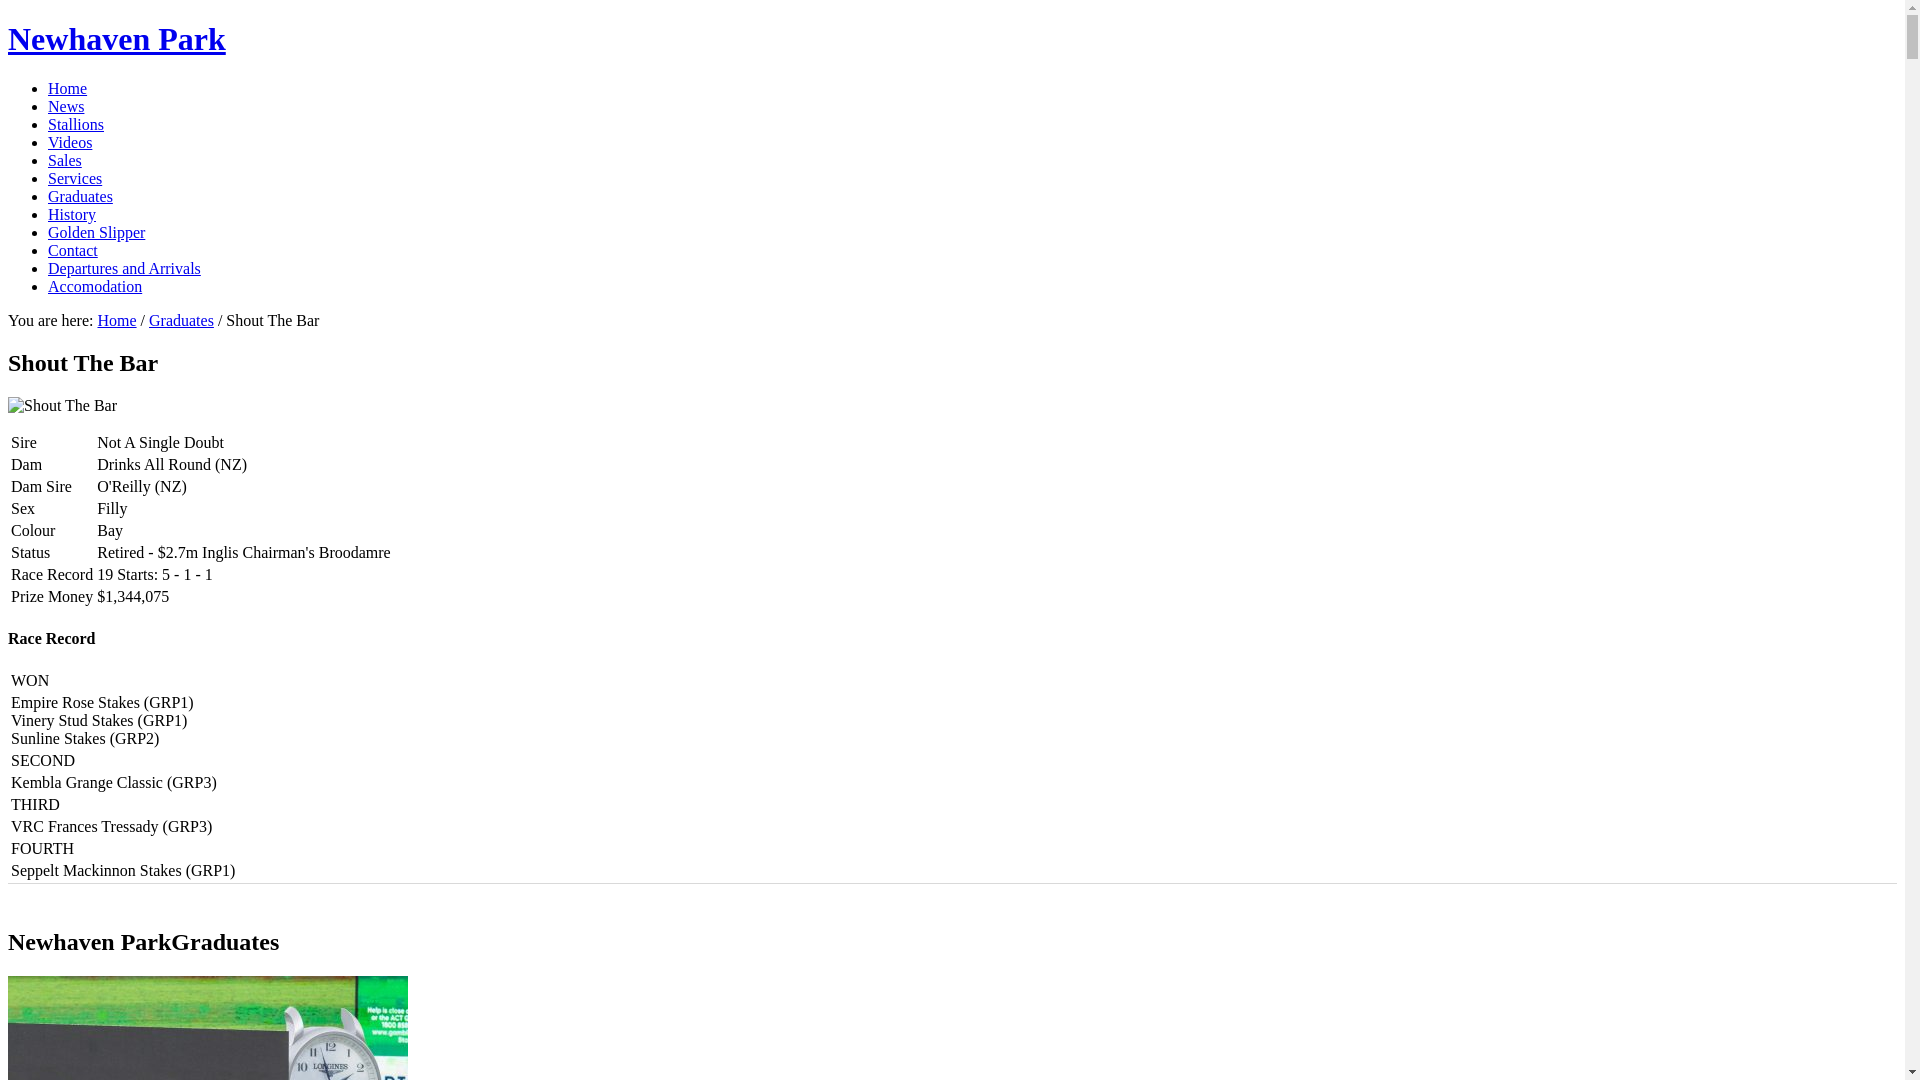 This screenshot has height=1080, width=1920. I want to click on 'Graduates', so click(80, 196).